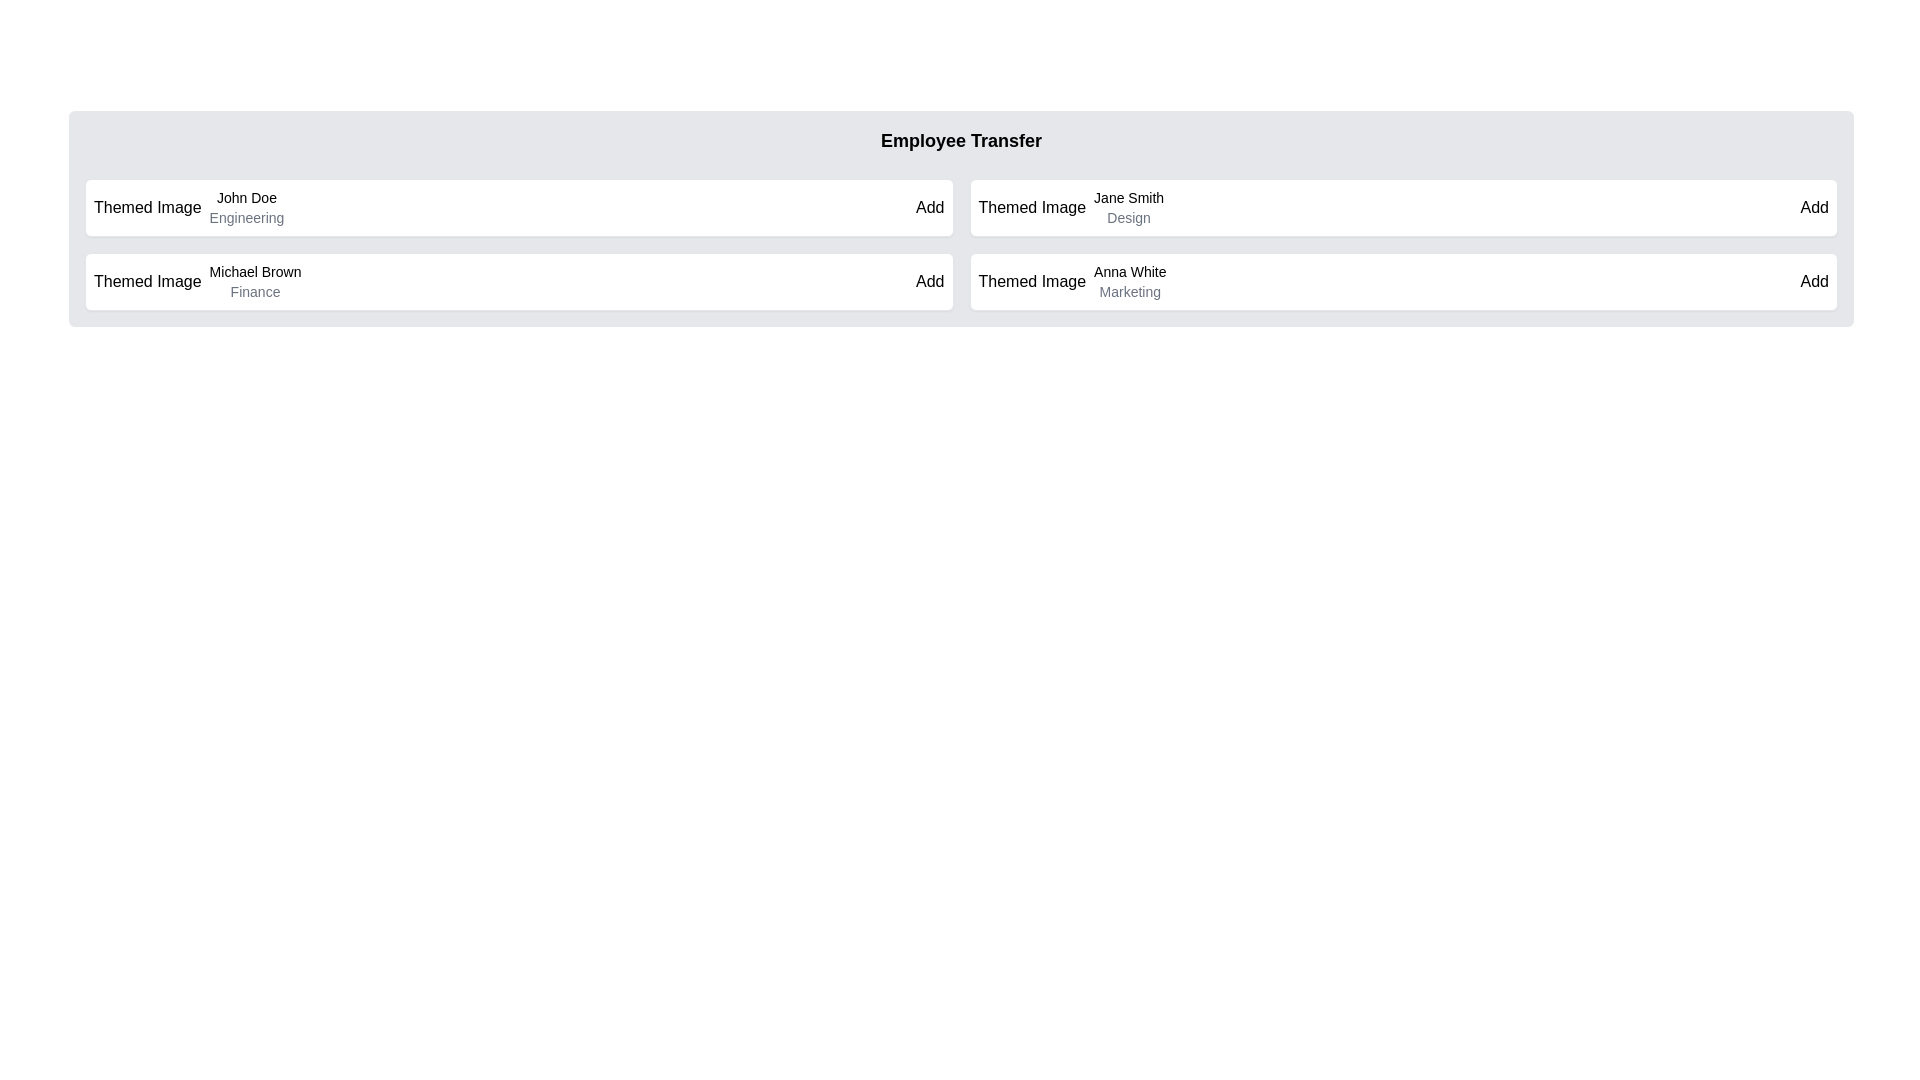 The image size is (1920, 1080). Describe the element at coordinates (254, 281) in the screenshot. I see `the text label displaying 'Michael Brown' in bold followed by 'Finance' in gray, located in the middle-left of the row structure between 'Themed Image' and 'Add'` at that location.